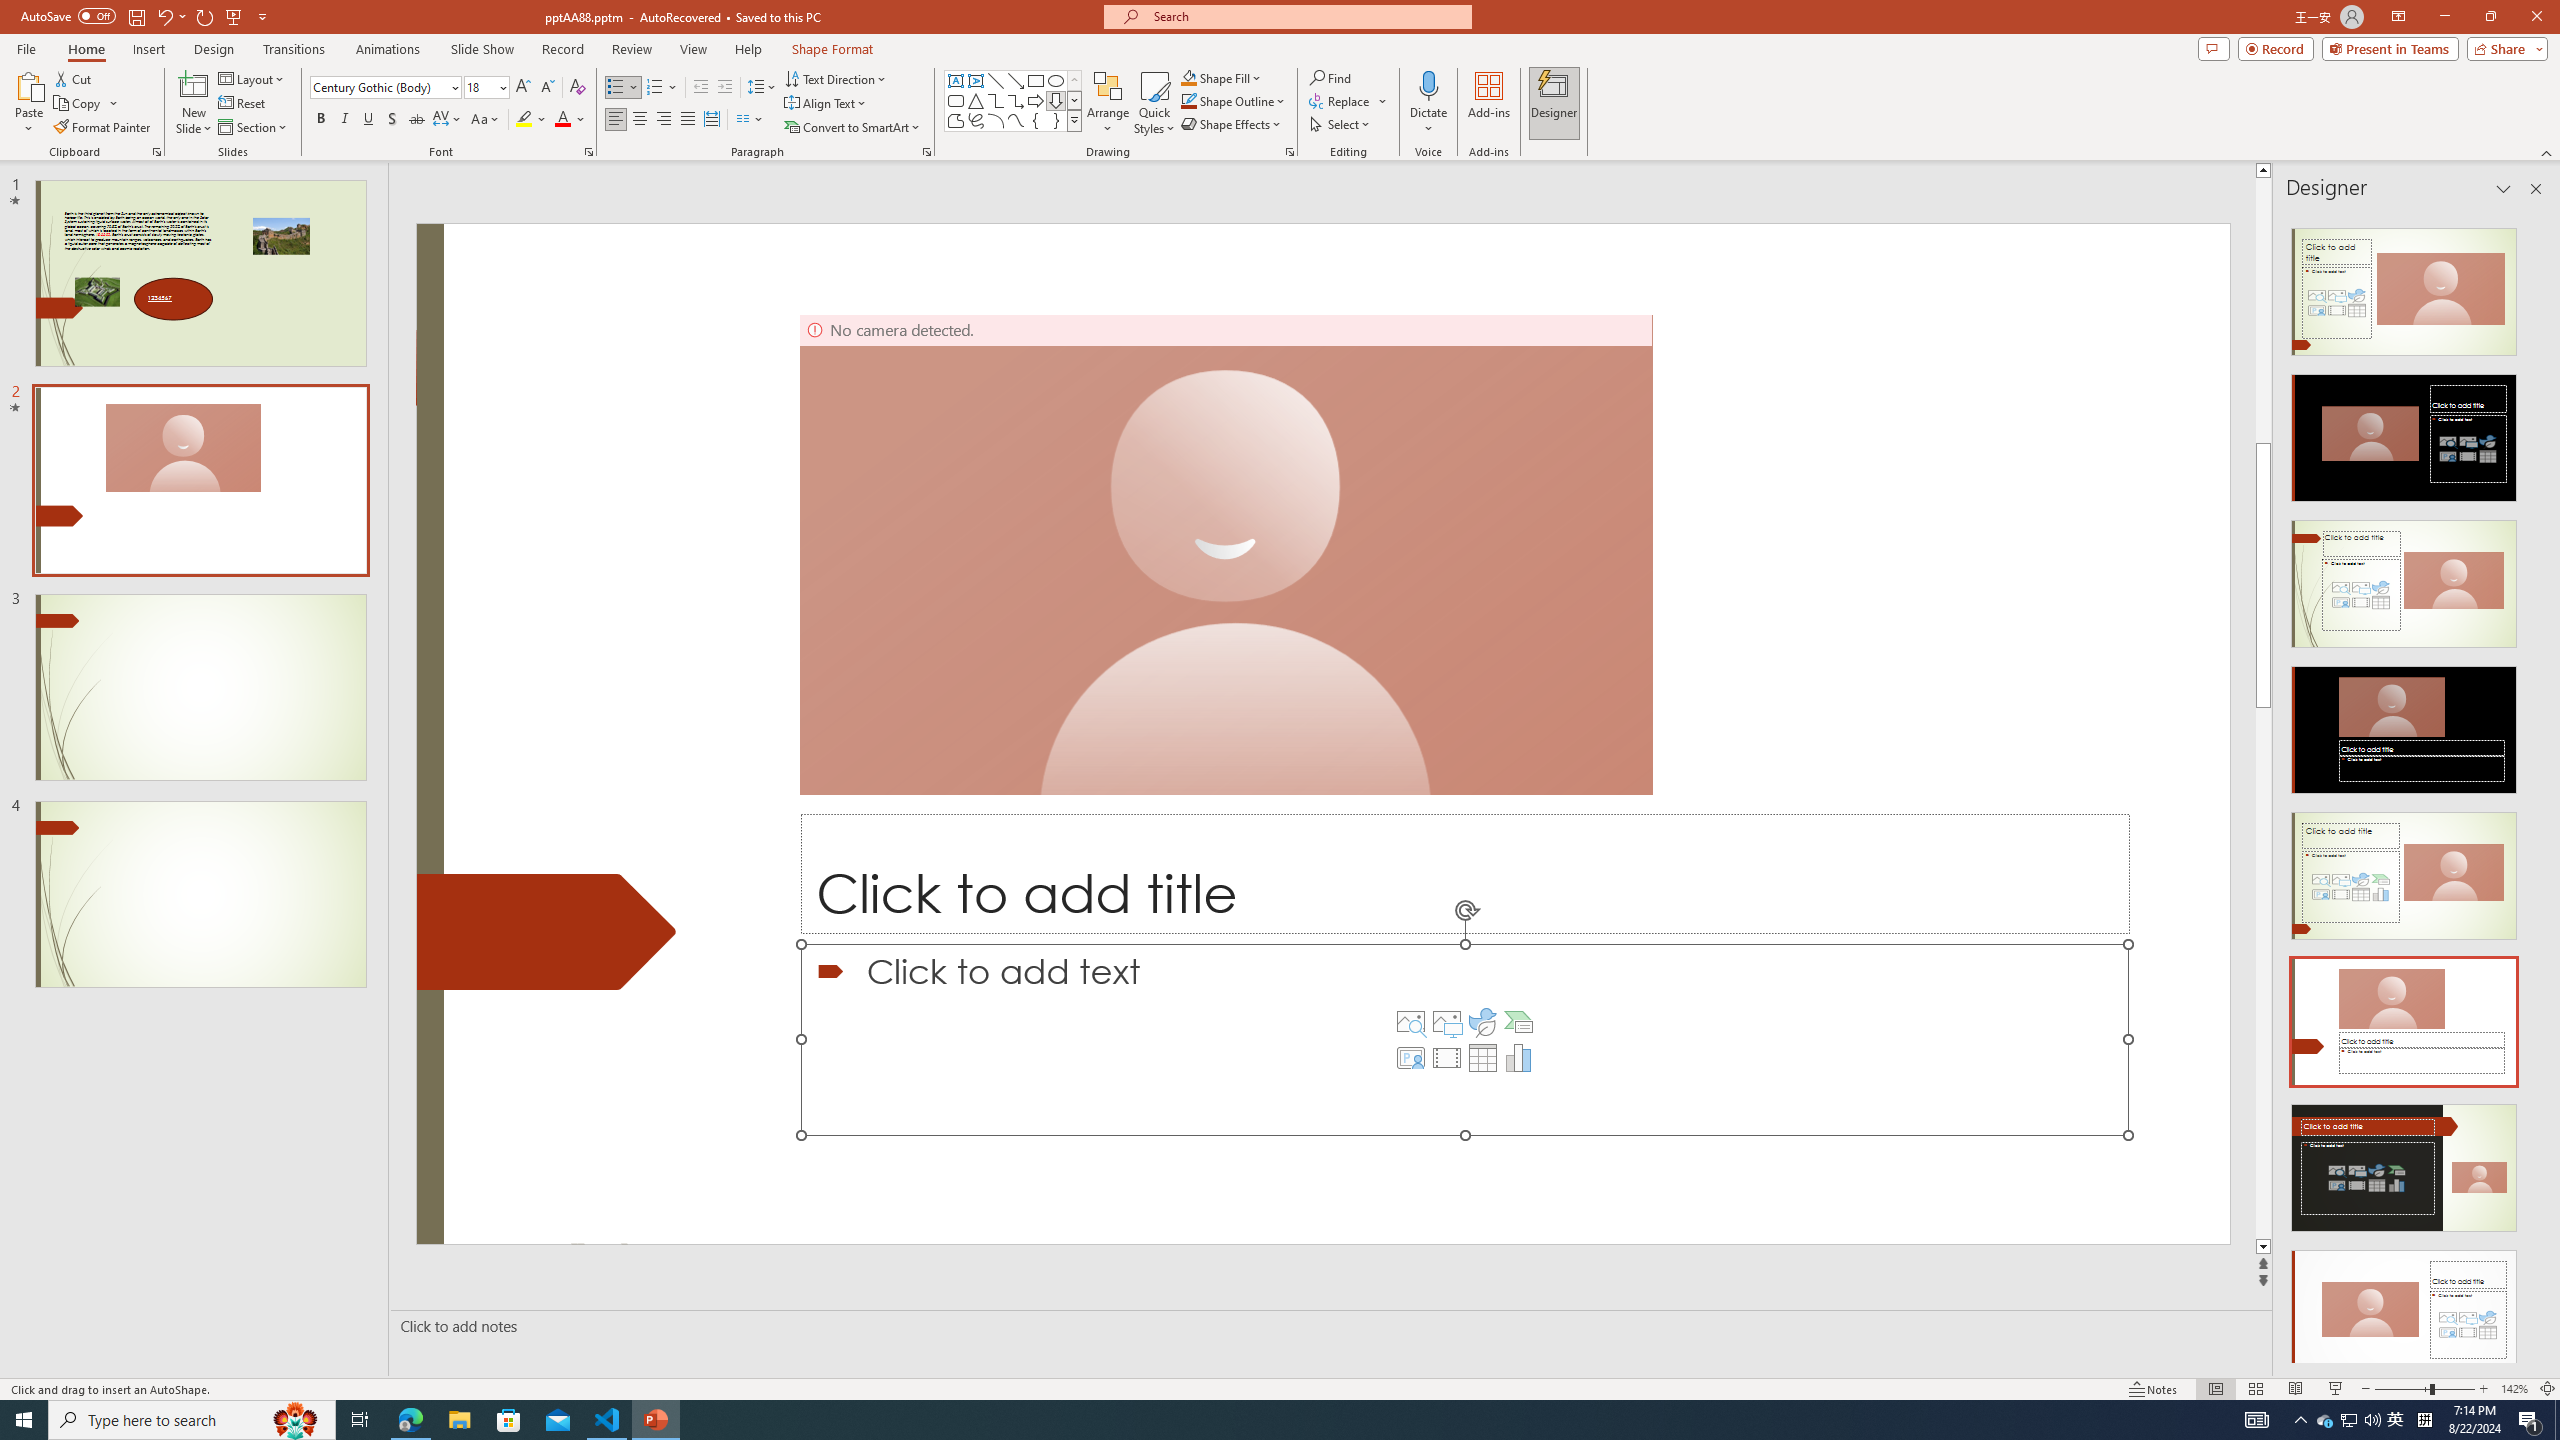 The width and height of the screenshot is (2560, 1440). What do you see at coordinates (623, 87) in the screenshot?
I see `'Bullets'` at bounding box center [623, 87].